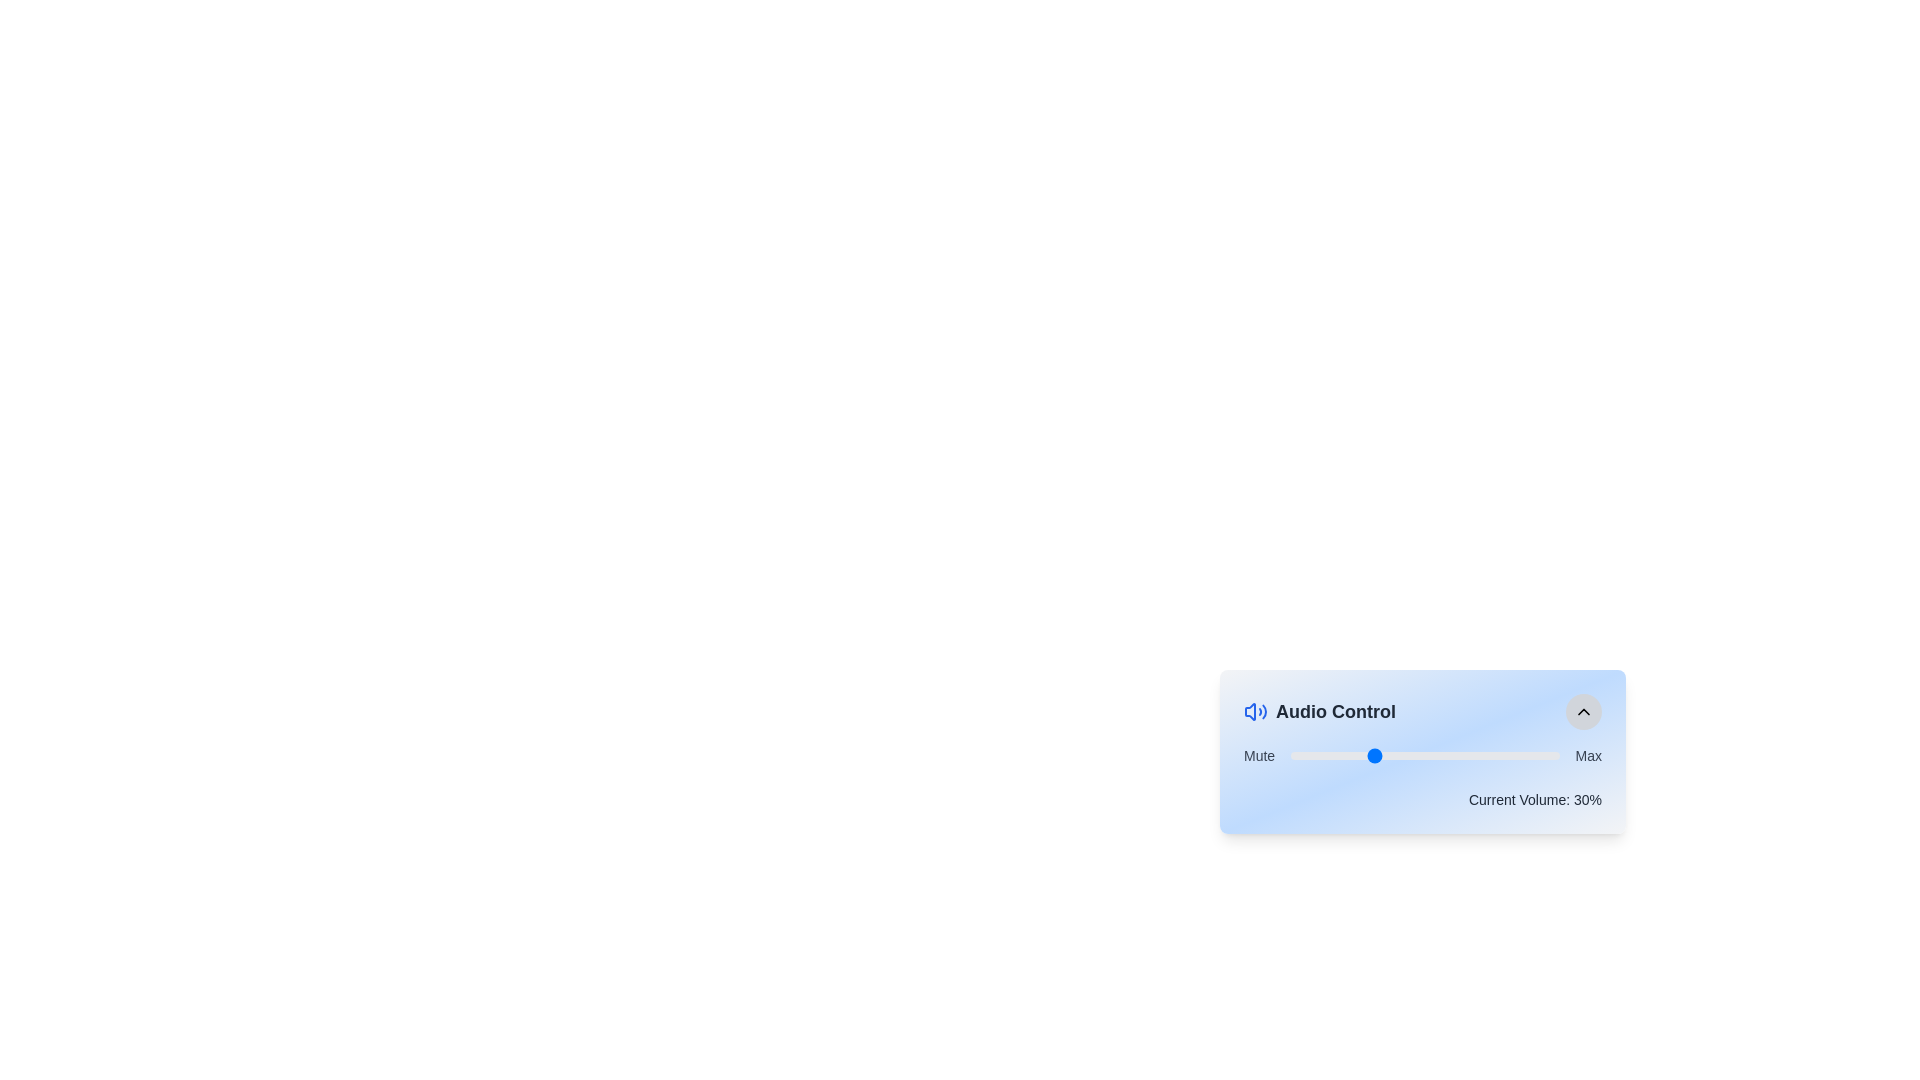  What do you see at coordinates (1344, 756) in the screenshot?
I see `the volume level` at bounding box center [1344, 756].